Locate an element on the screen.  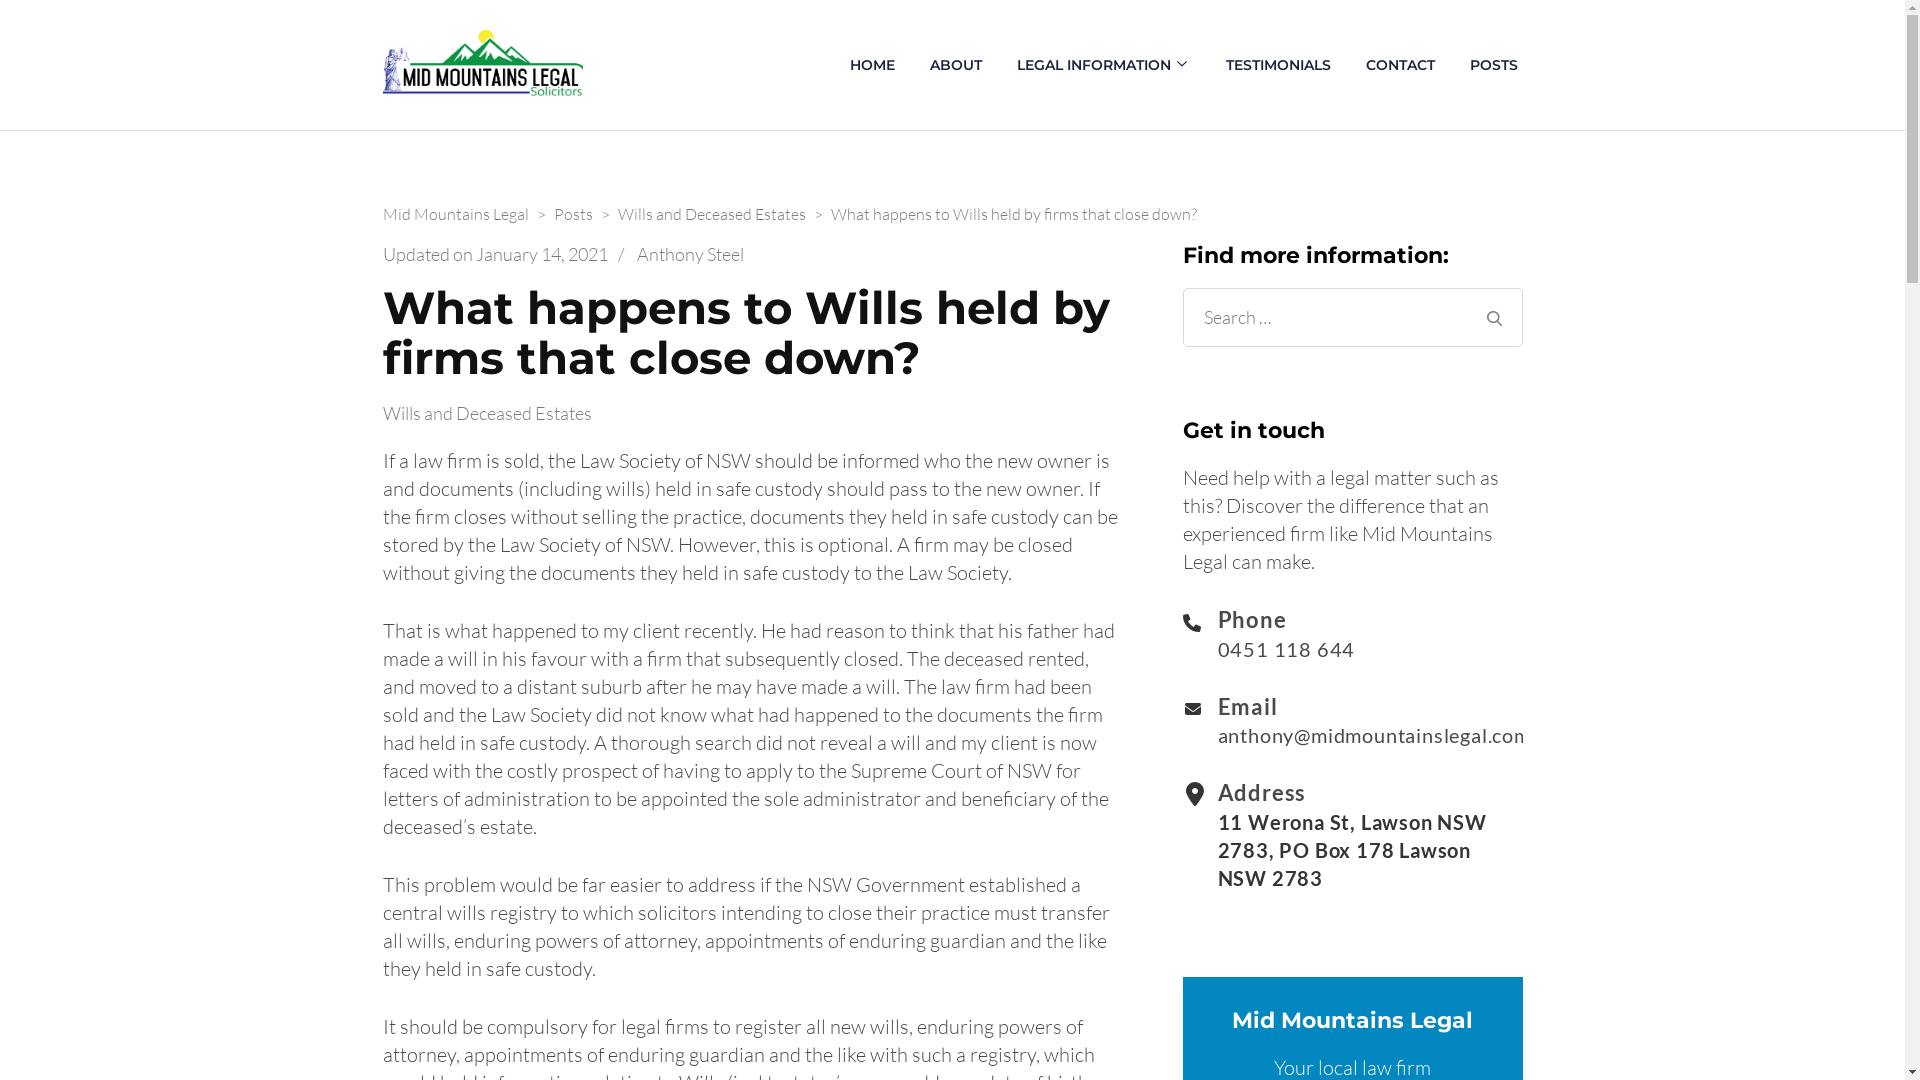
'ABOUT' is located at coordinates (954, 64).